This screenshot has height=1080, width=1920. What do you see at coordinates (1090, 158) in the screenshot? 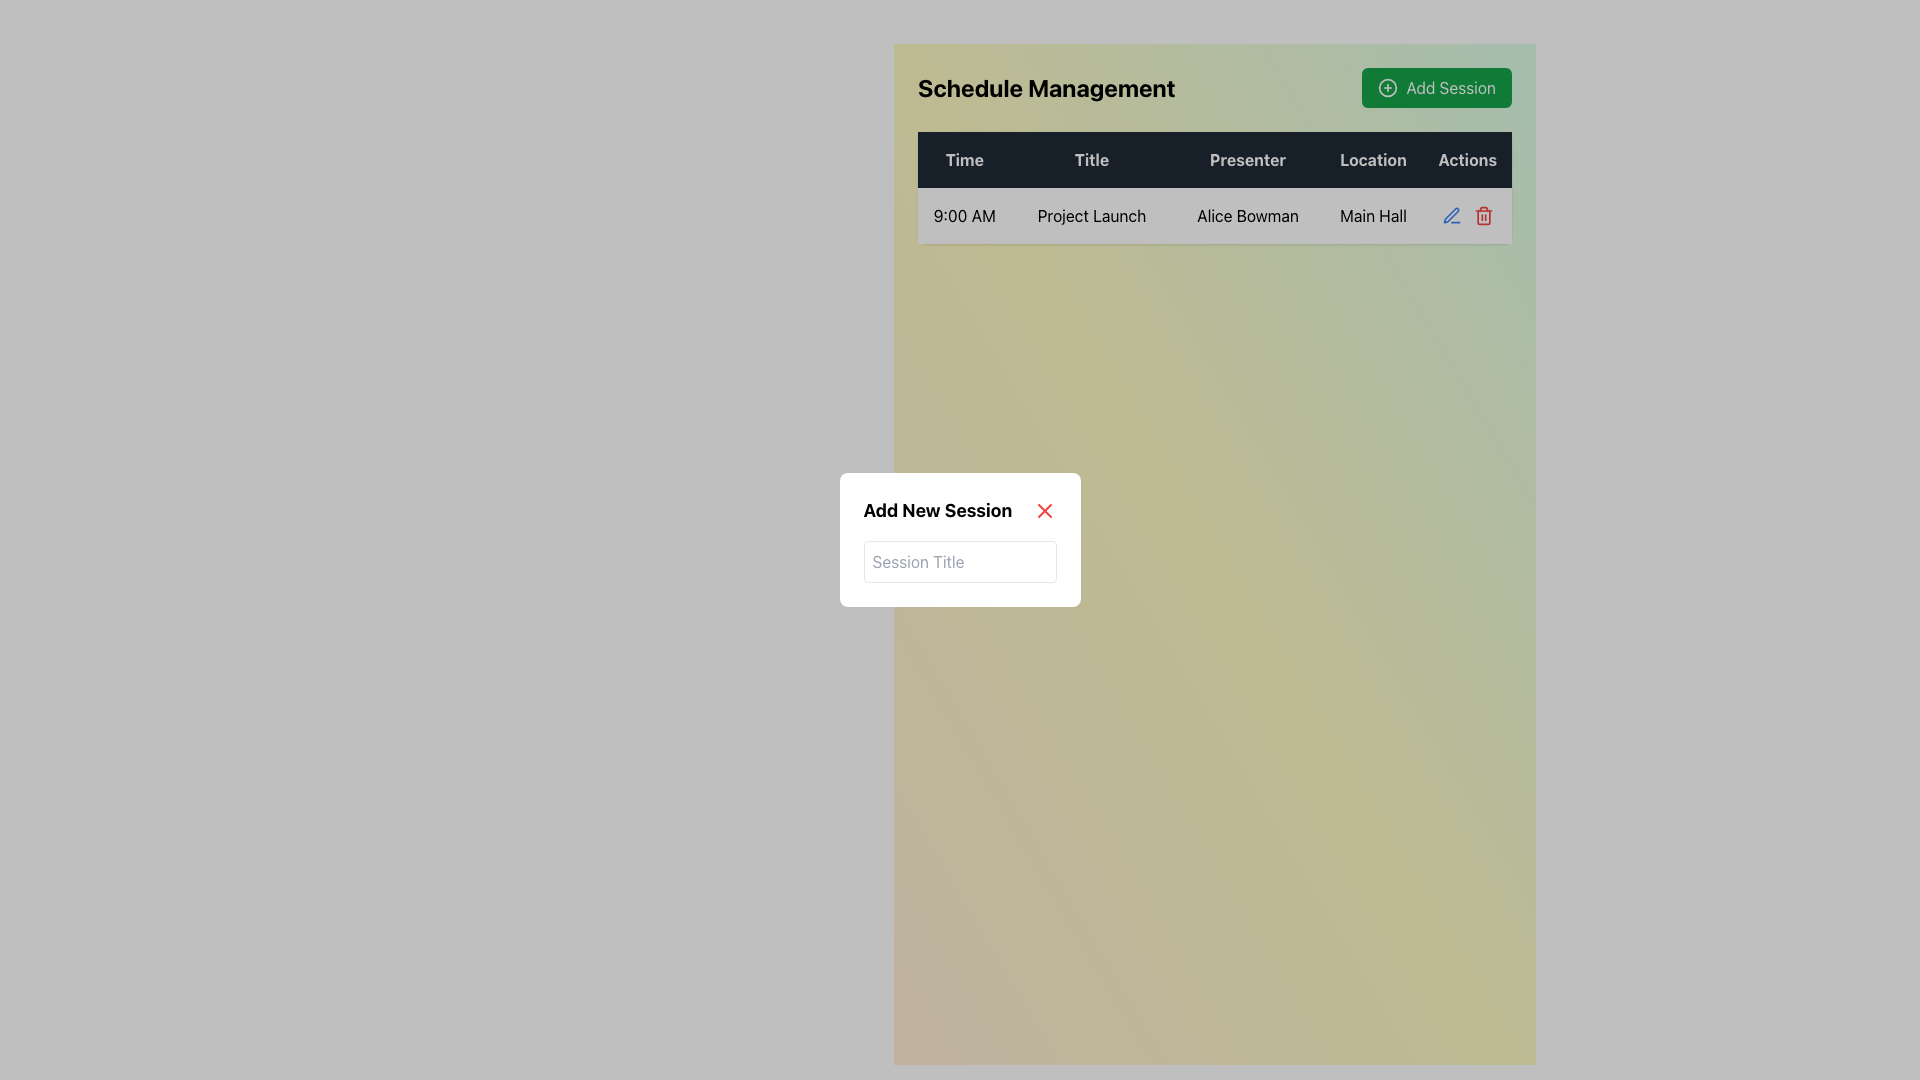
I see `the 'Title' text label element, which is centrally located in the header row of a table between the 'Time' and 'Presenter' labels` at bounding box center [1090, 158].